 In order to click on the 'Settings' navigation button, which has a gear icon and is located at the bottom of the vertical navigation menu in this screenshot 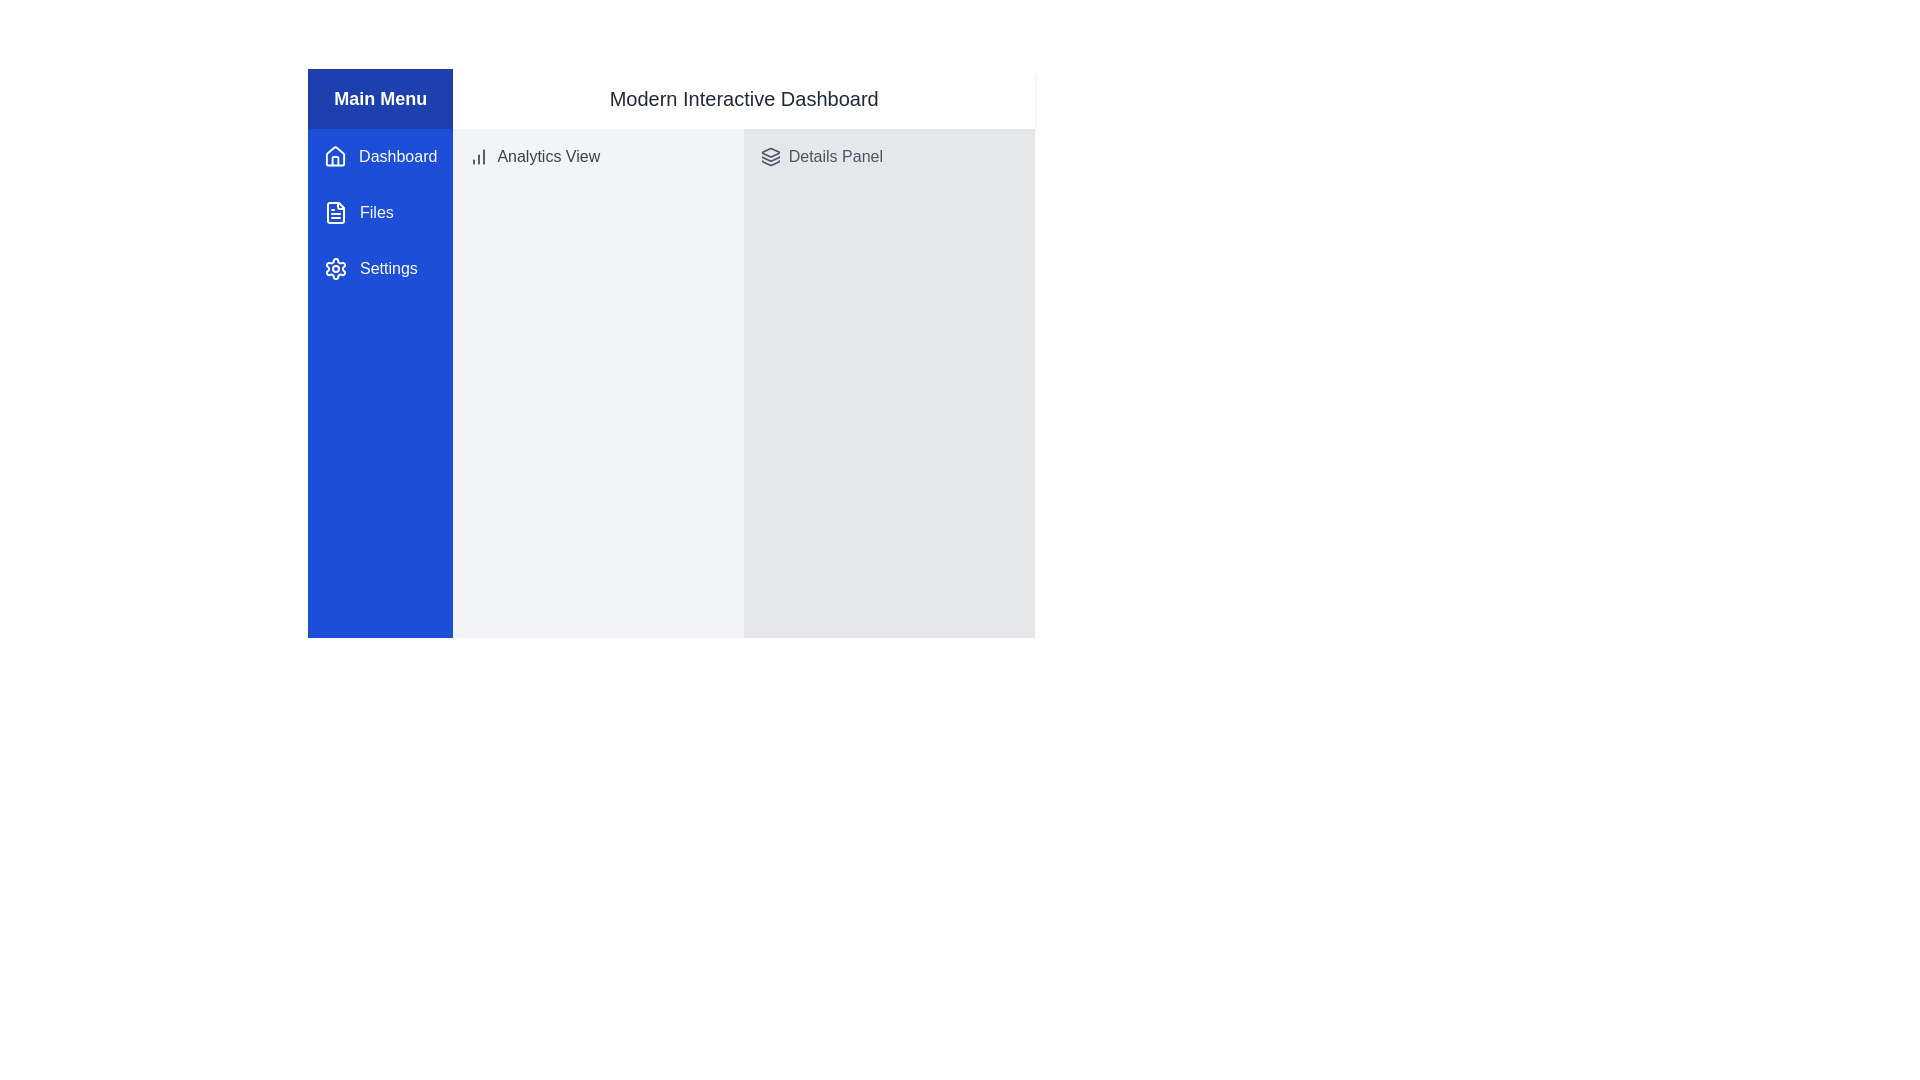, I will do `click(380, 268)`.